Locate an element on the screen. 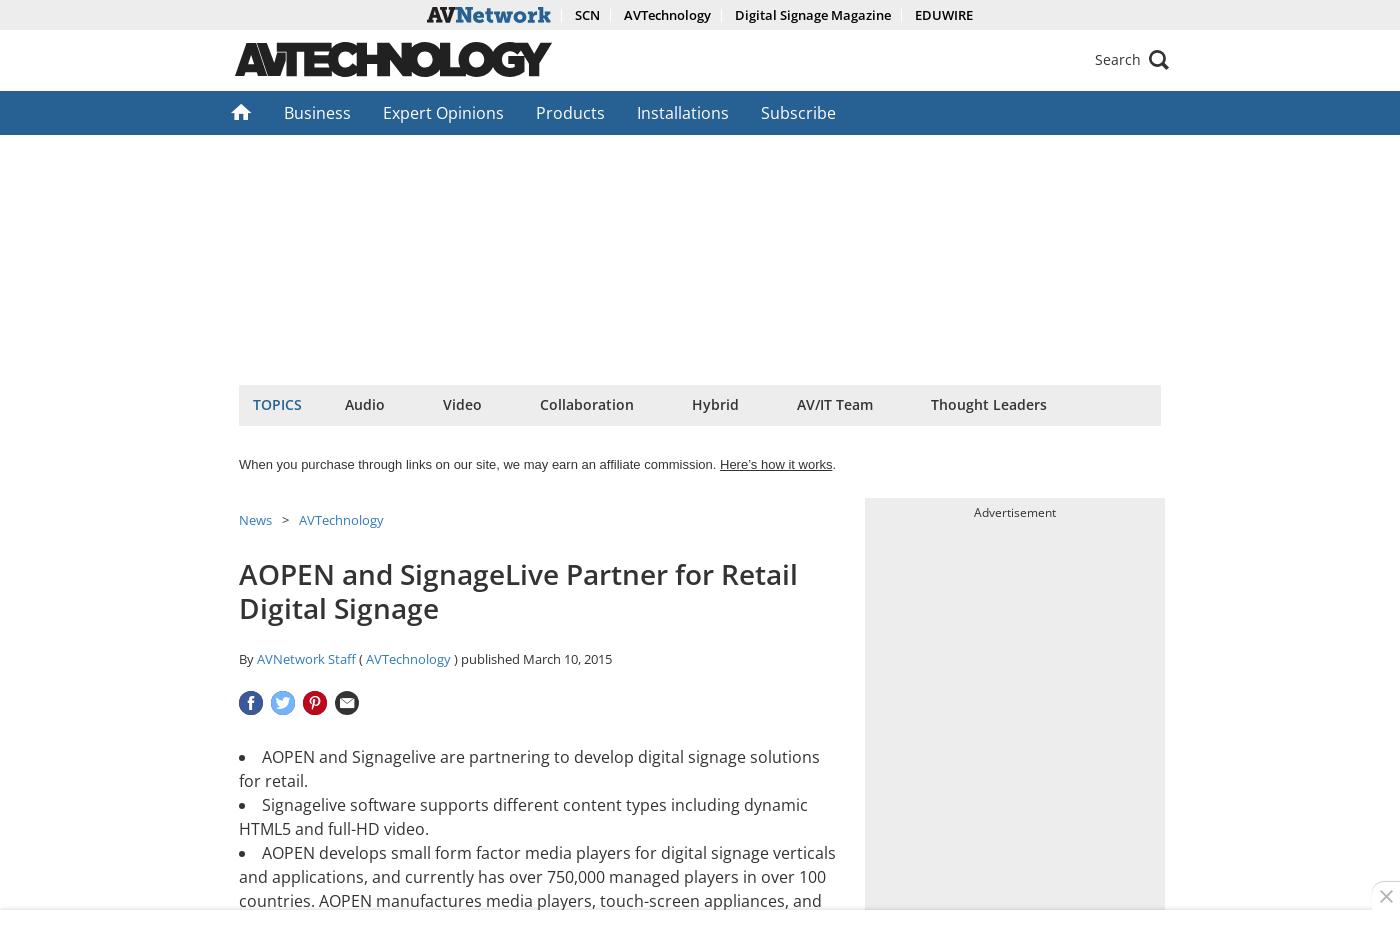  'When you purchase through links on our site, we may earn an affiliate commission.' is located at coordinates (479, 464).